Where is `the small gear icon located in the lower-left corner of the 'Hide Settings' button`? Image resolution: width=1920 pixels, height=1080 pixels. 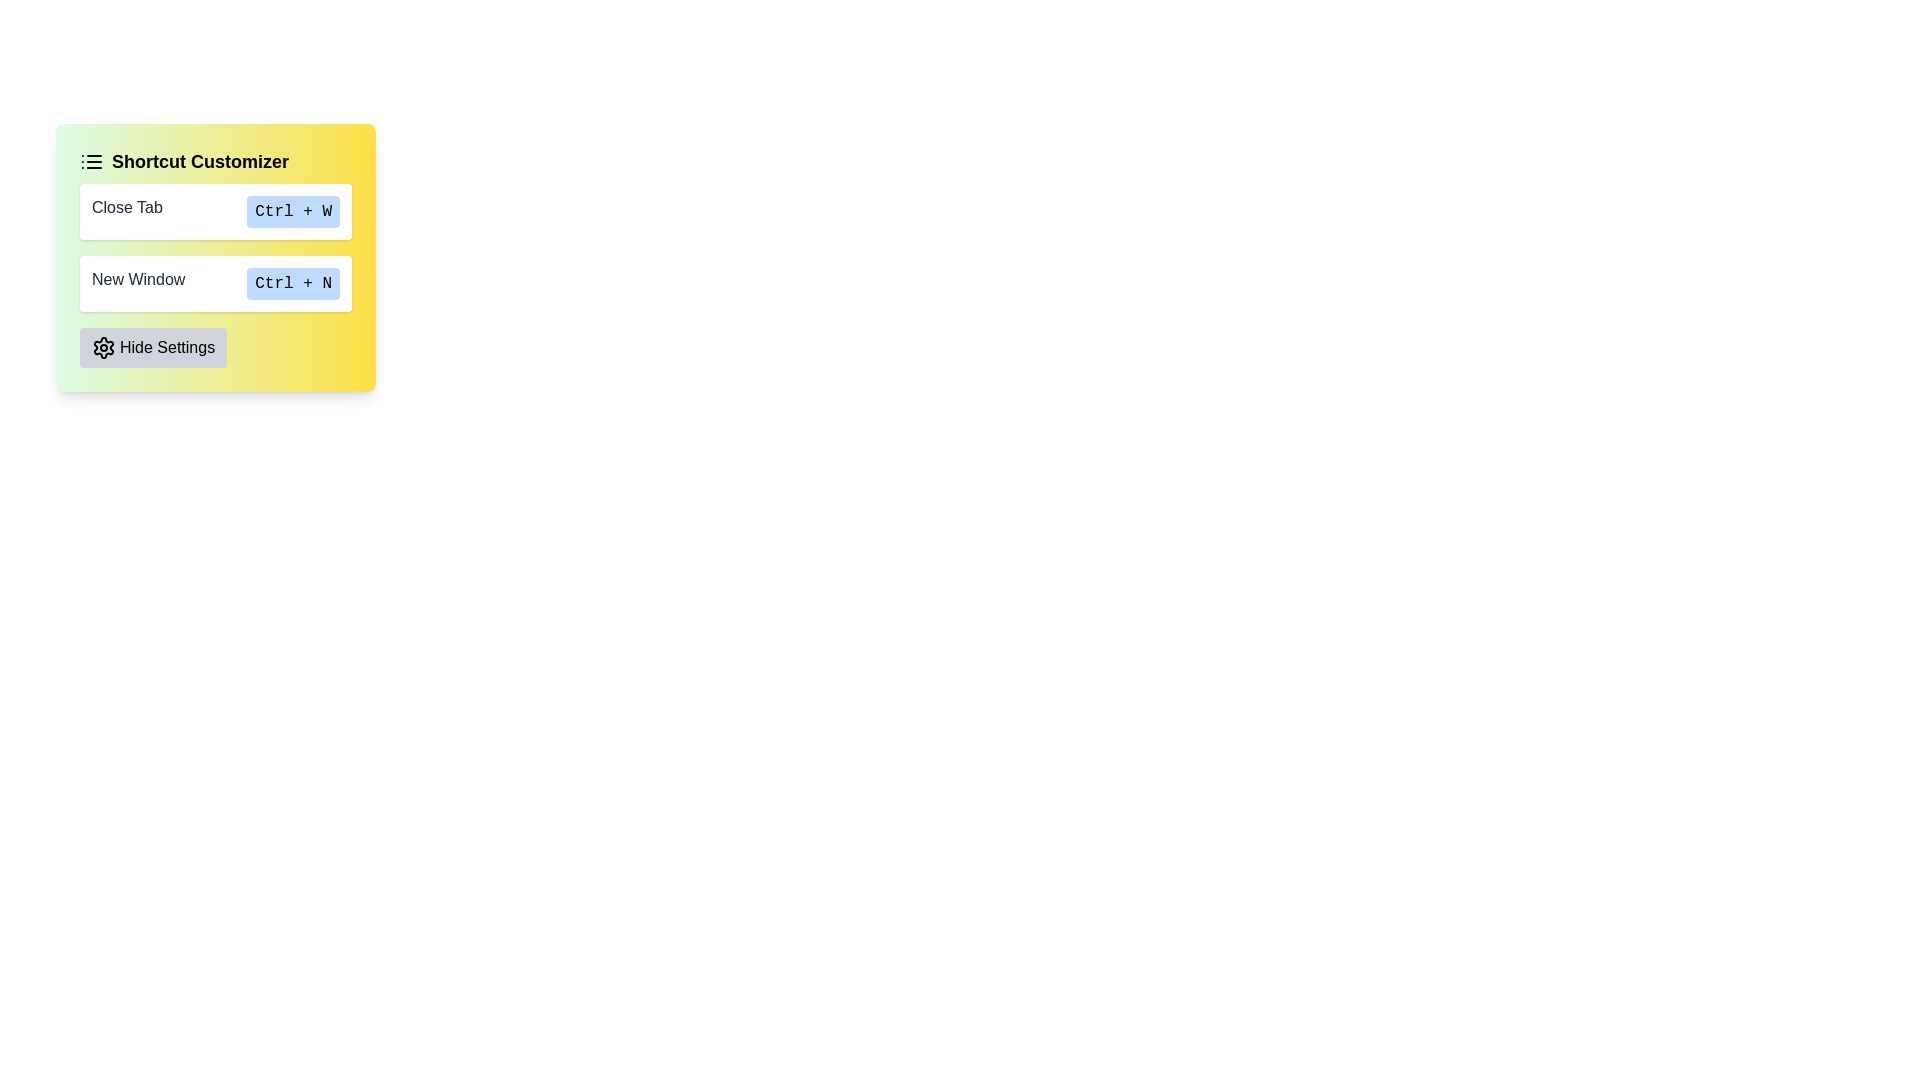 the small gear icon located in the lower-left corner of the 'Hide Settings' button is located at coordinates (103, 346).